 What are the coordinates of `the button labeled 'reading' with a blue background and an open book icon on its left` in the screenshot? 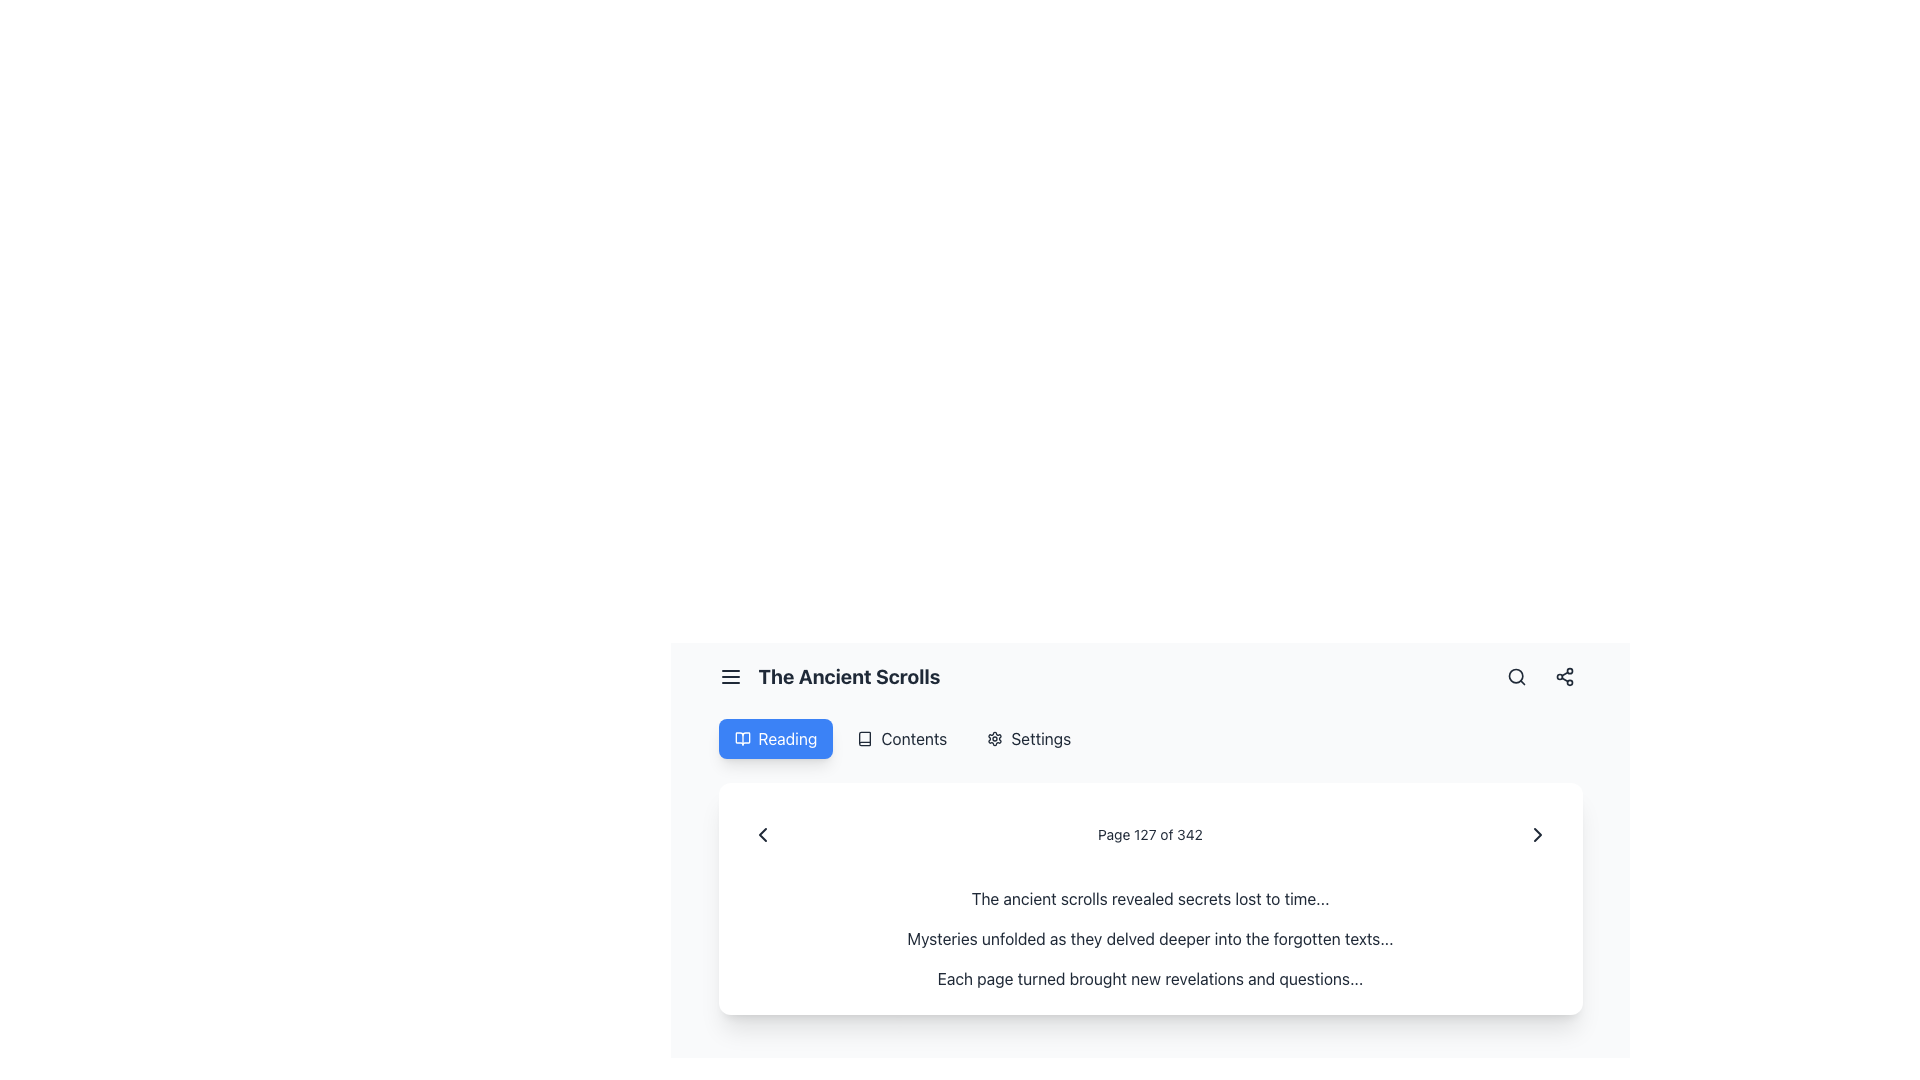 It's located at (774, 739).